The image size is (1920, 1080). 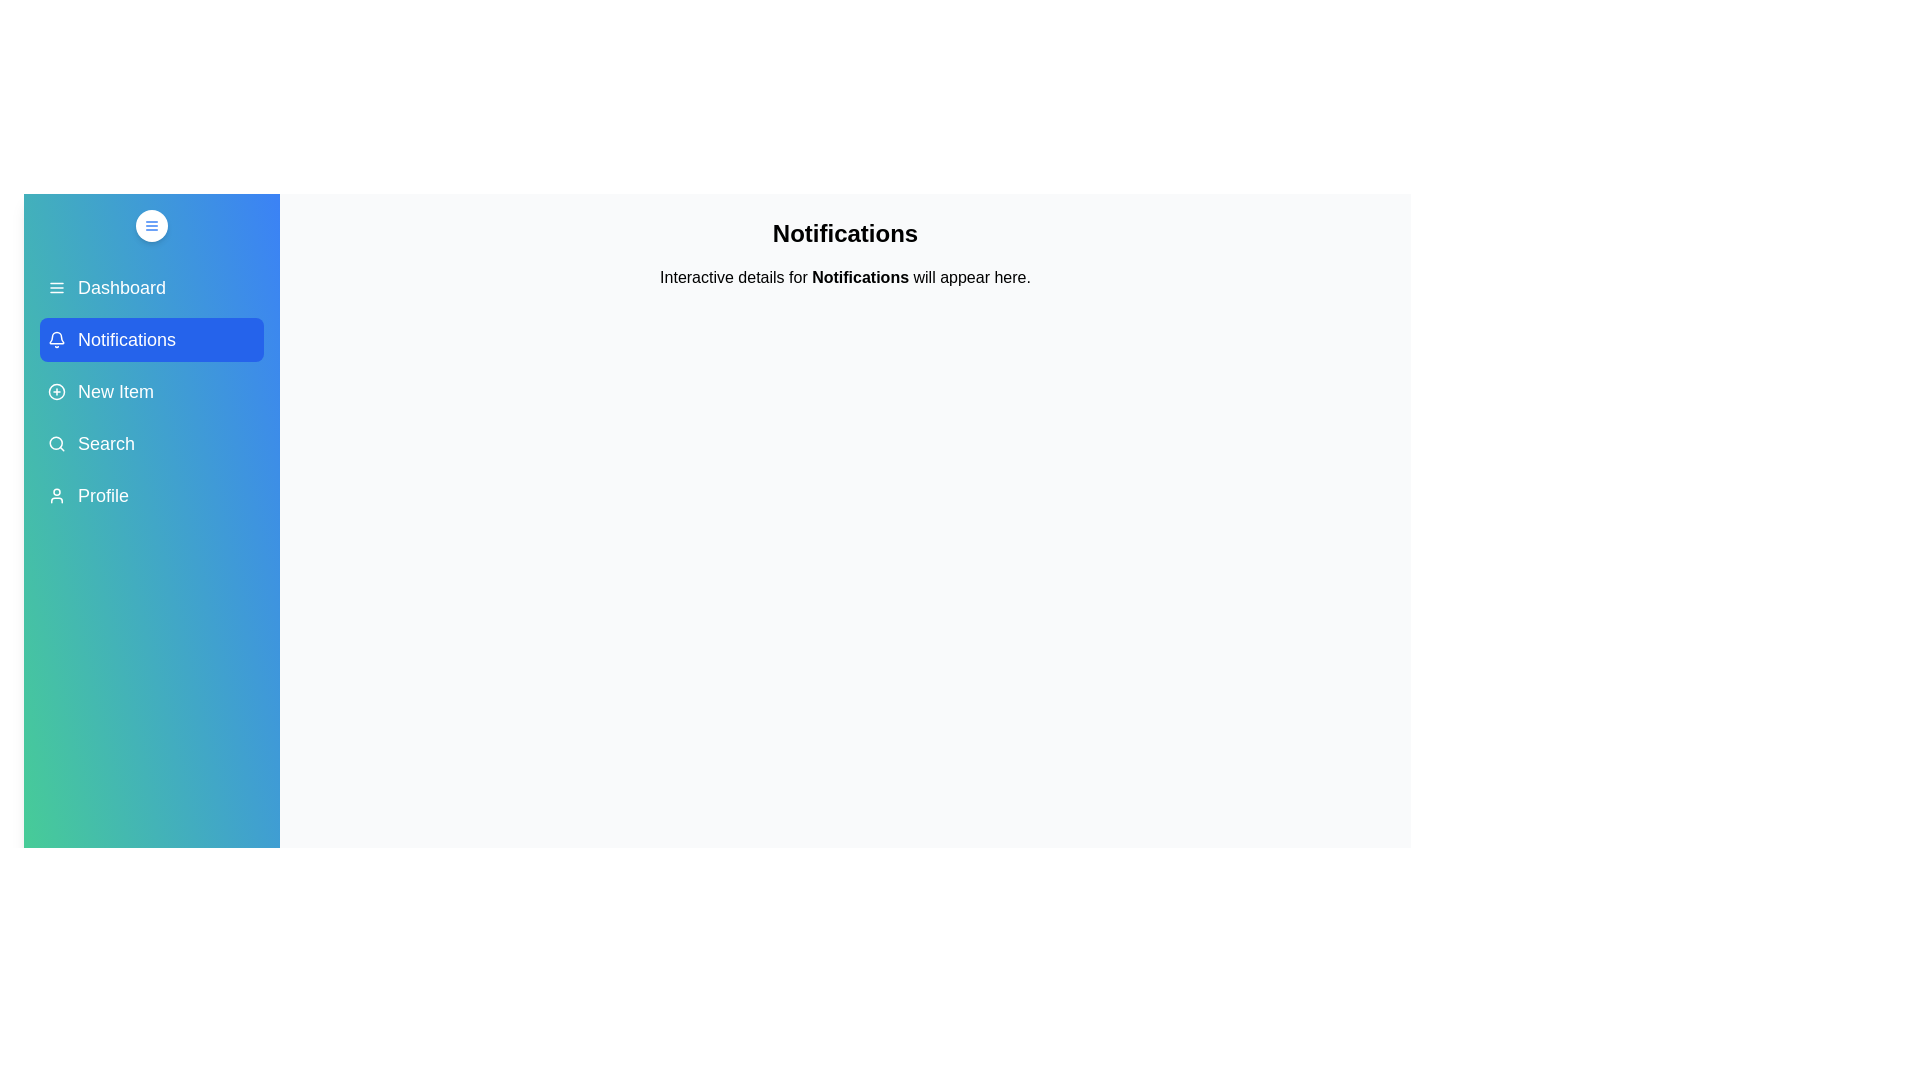 I want to click on the toggle button to change the drawer's open/close state, so click(x=151, y=225).